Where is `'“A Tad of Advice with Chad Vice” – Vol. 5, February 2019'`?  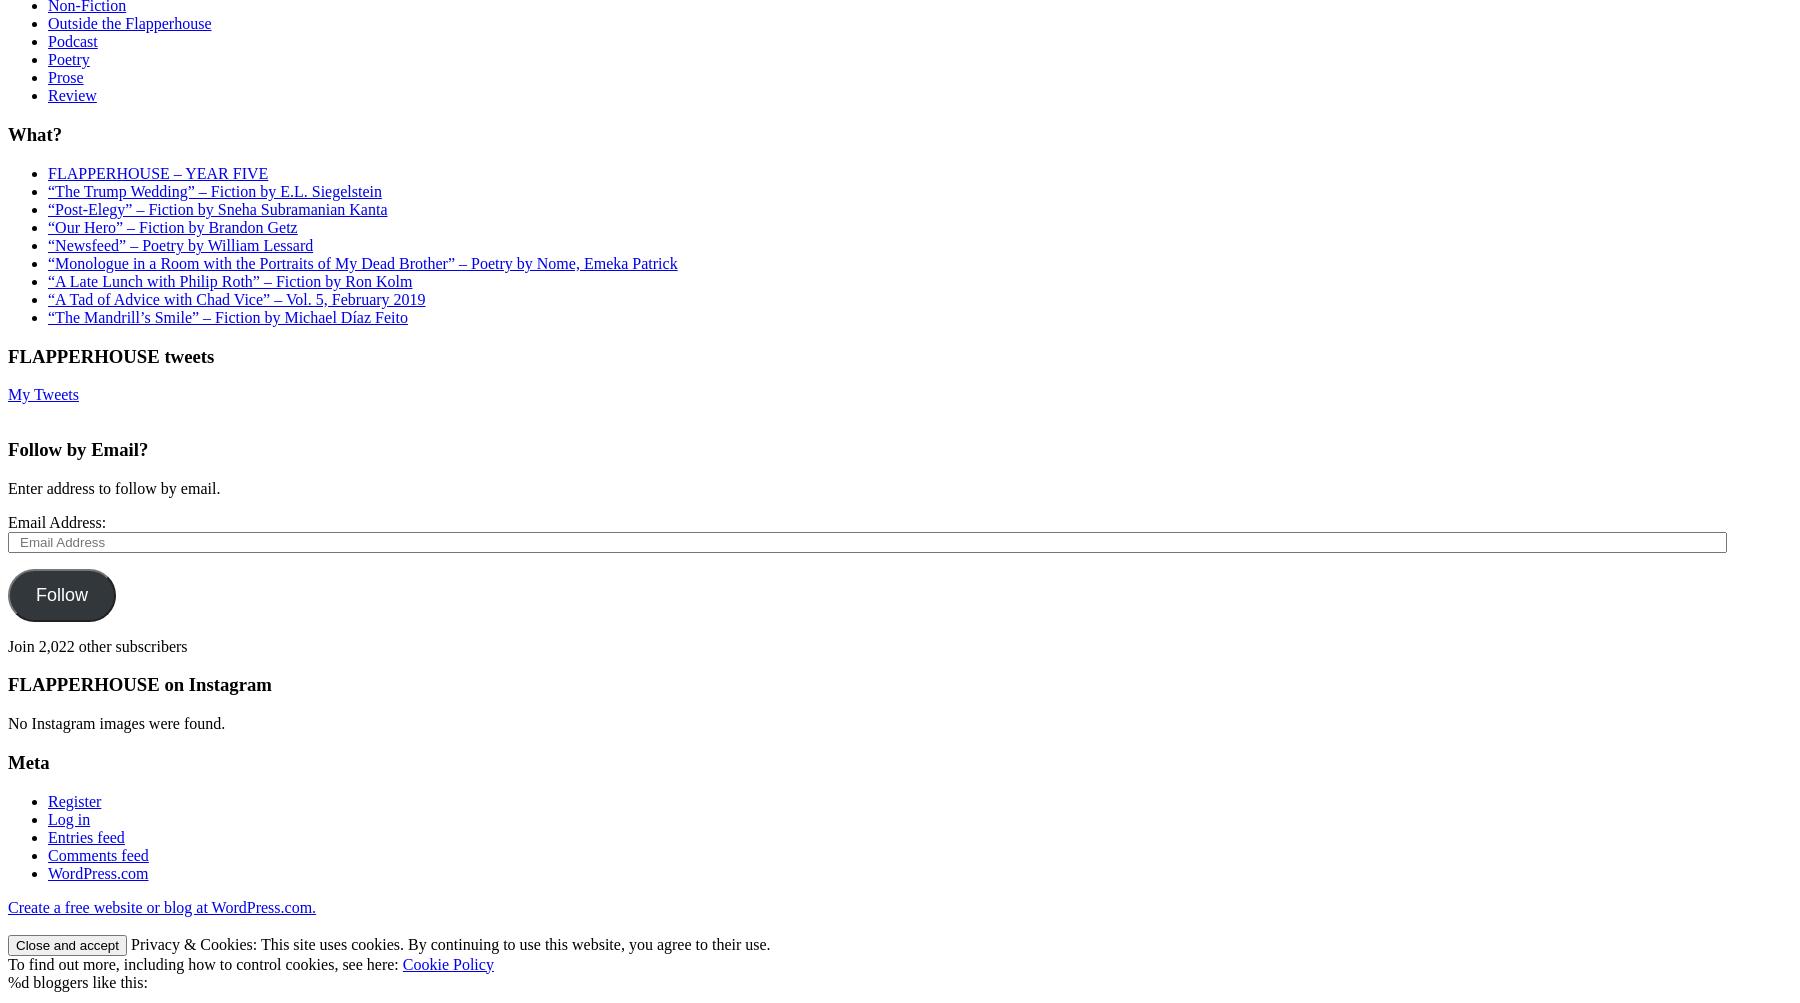 '“A Tad of Advice with Chad Vice” – Vol. 5, February 2019' is located at coordinates (235, 298).